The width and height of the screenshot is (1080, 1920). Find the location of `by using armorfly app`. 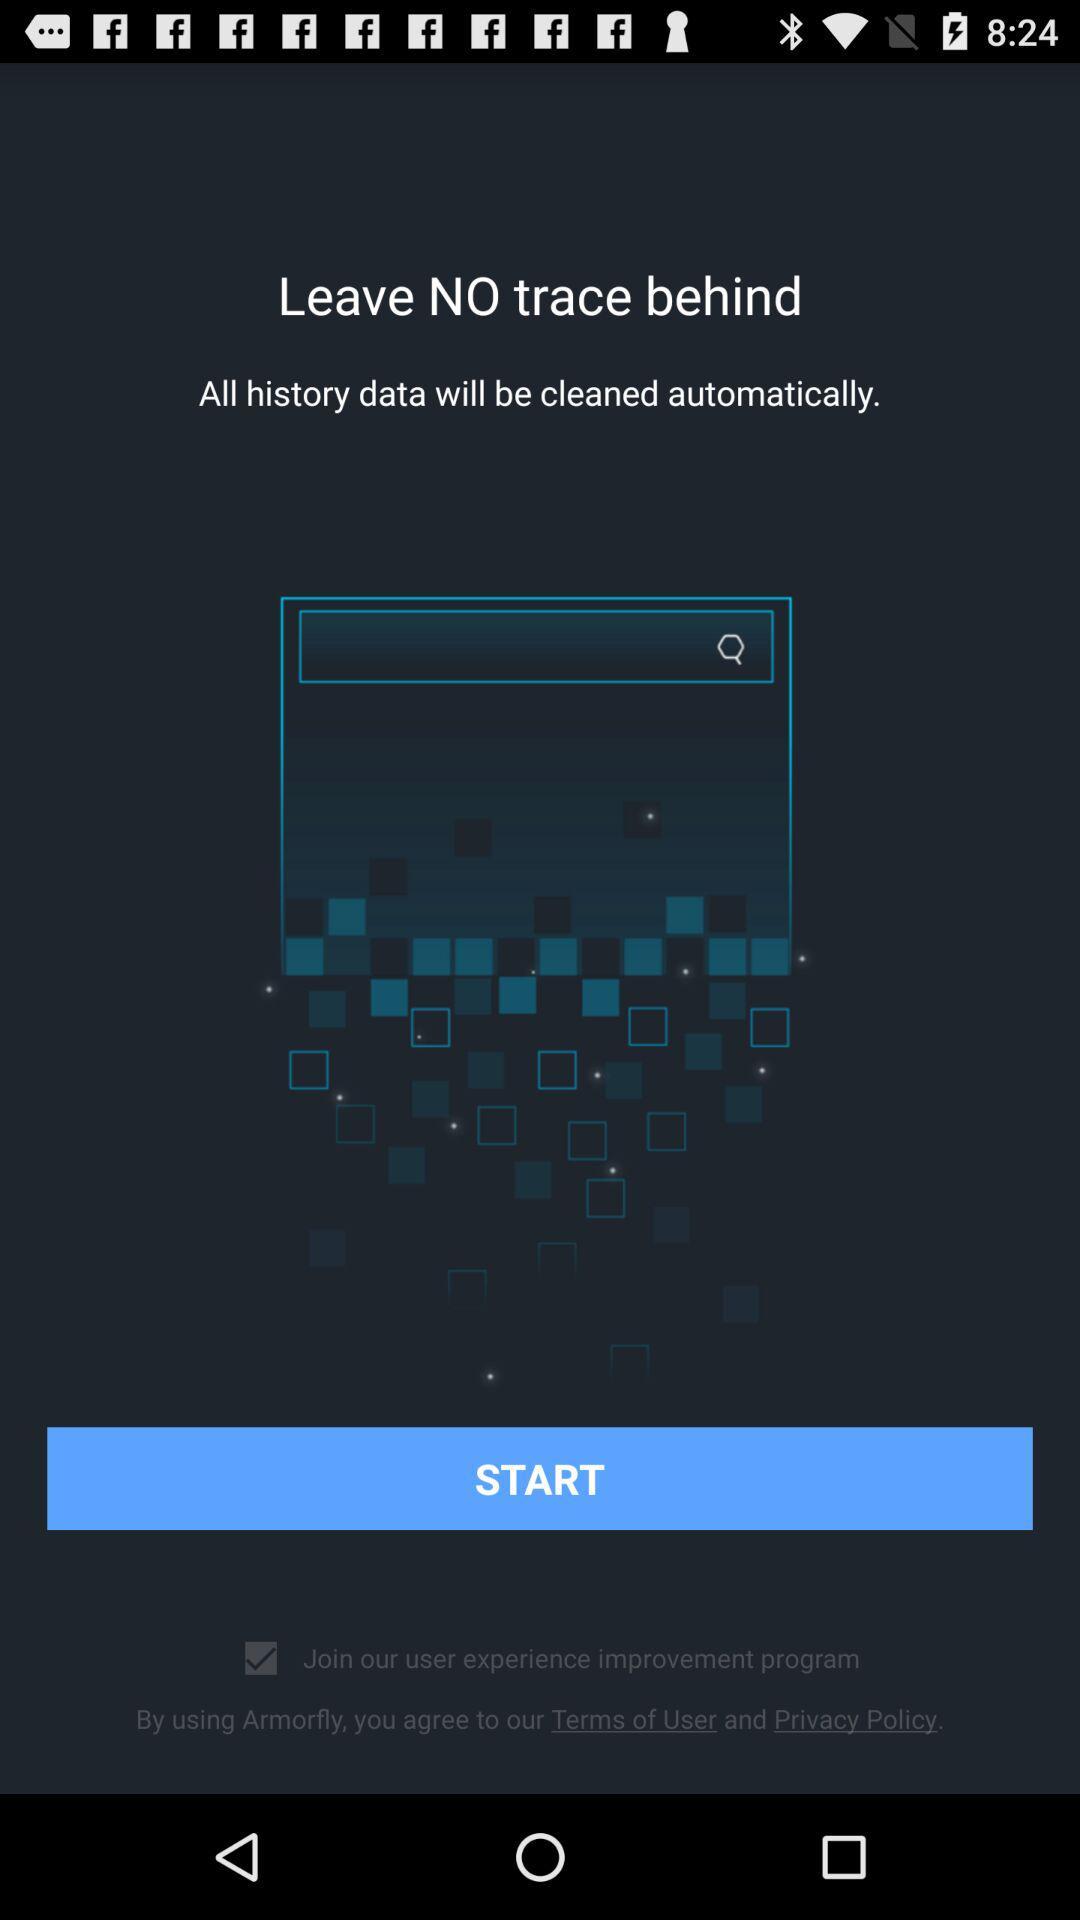

by using armorfly app is located at coordinates (540, 1717).